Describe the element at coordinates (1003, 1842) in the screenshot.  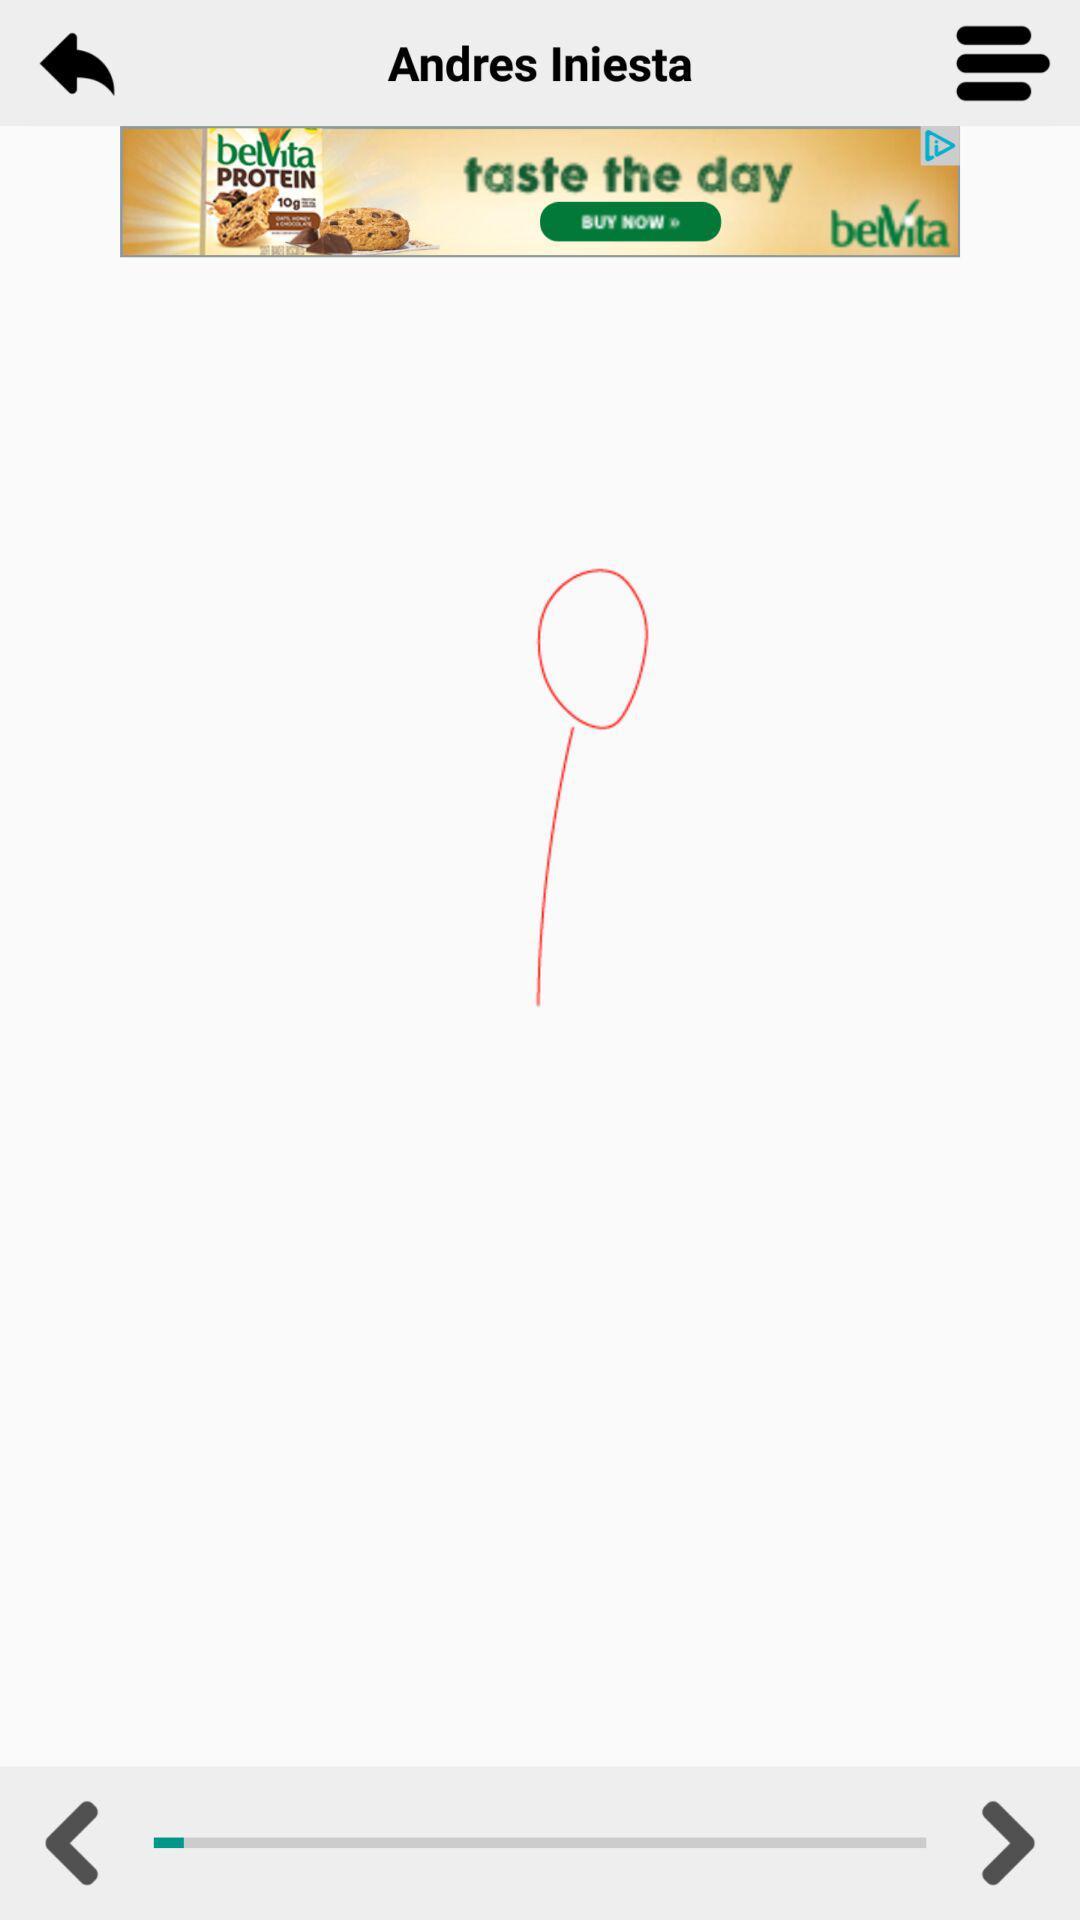
I see `next` at that location.